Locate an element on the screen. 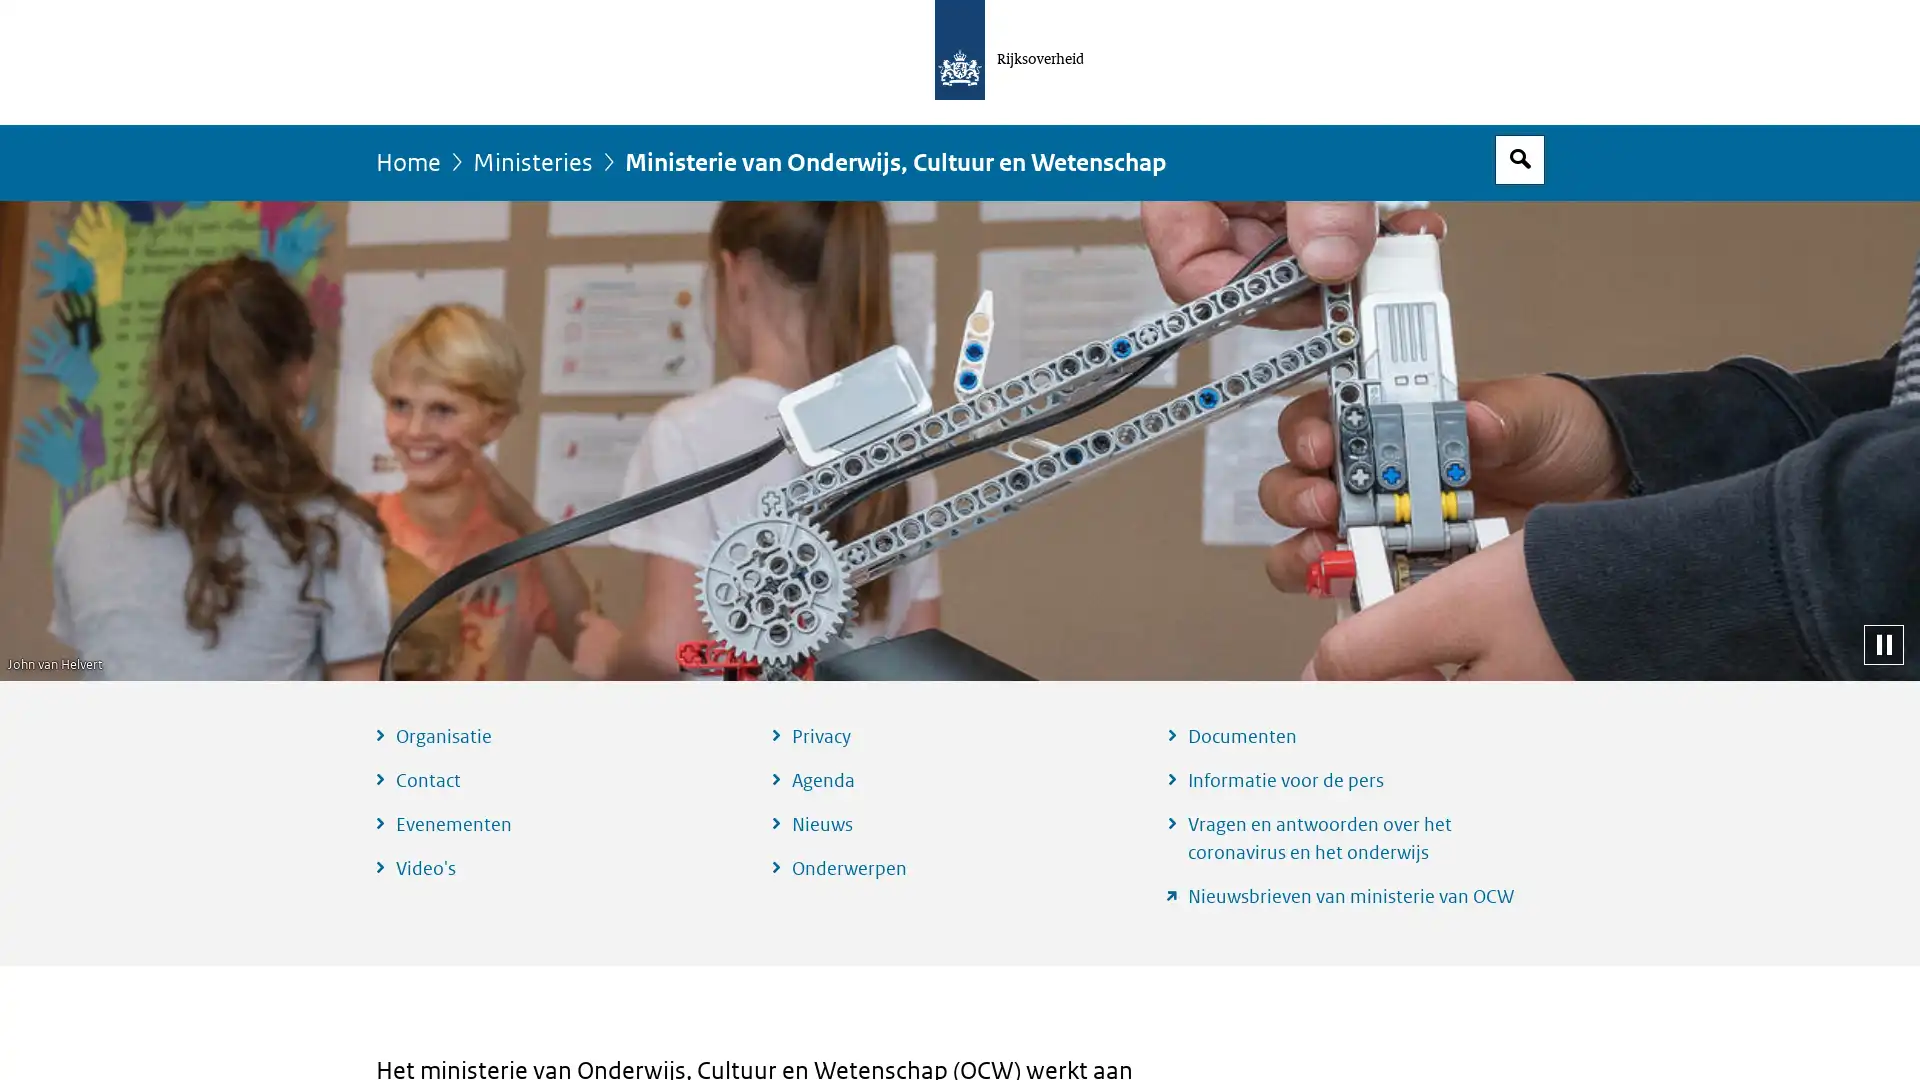 The image size is (1920, 1080). Pauzeer diashow is located at coordinates (1882, 644).